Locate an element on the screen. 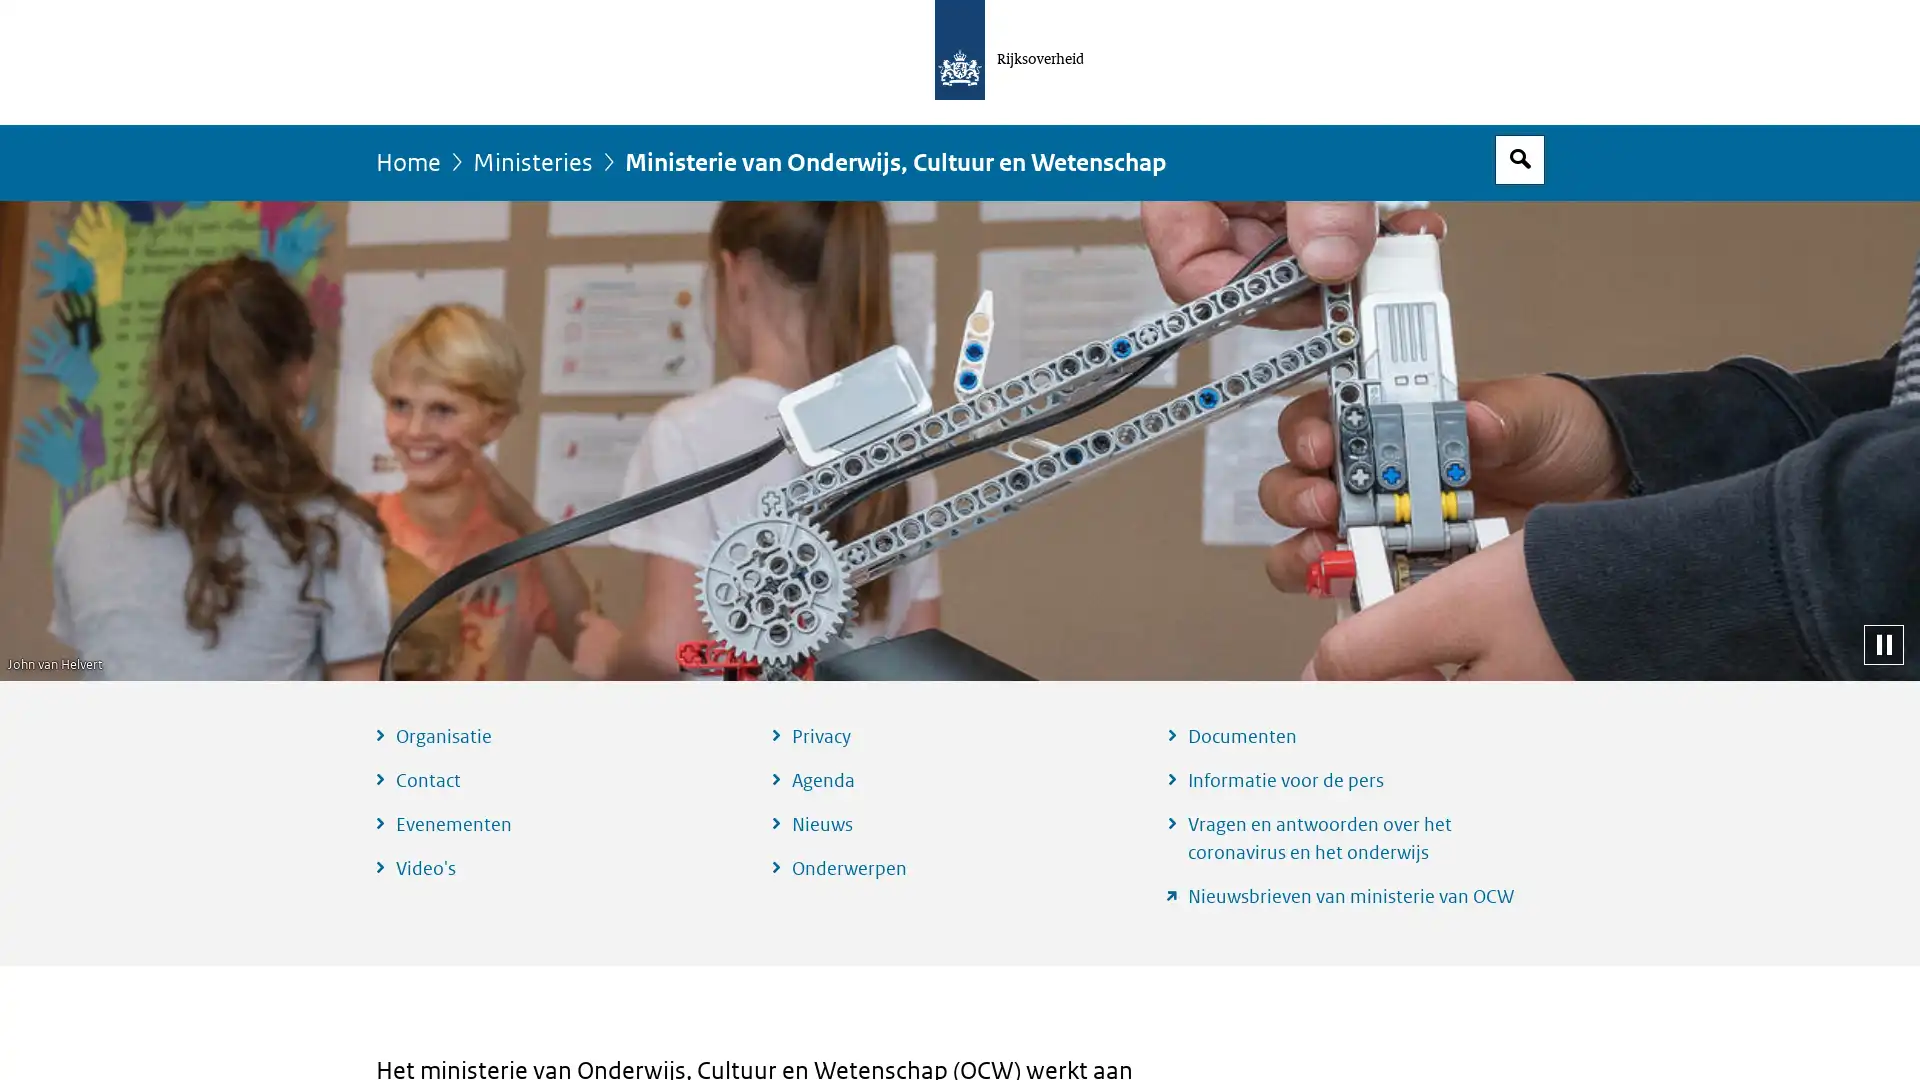 The image size is (1920, 1080). Pauzeer diashow is located at coordinates (1882, 644).